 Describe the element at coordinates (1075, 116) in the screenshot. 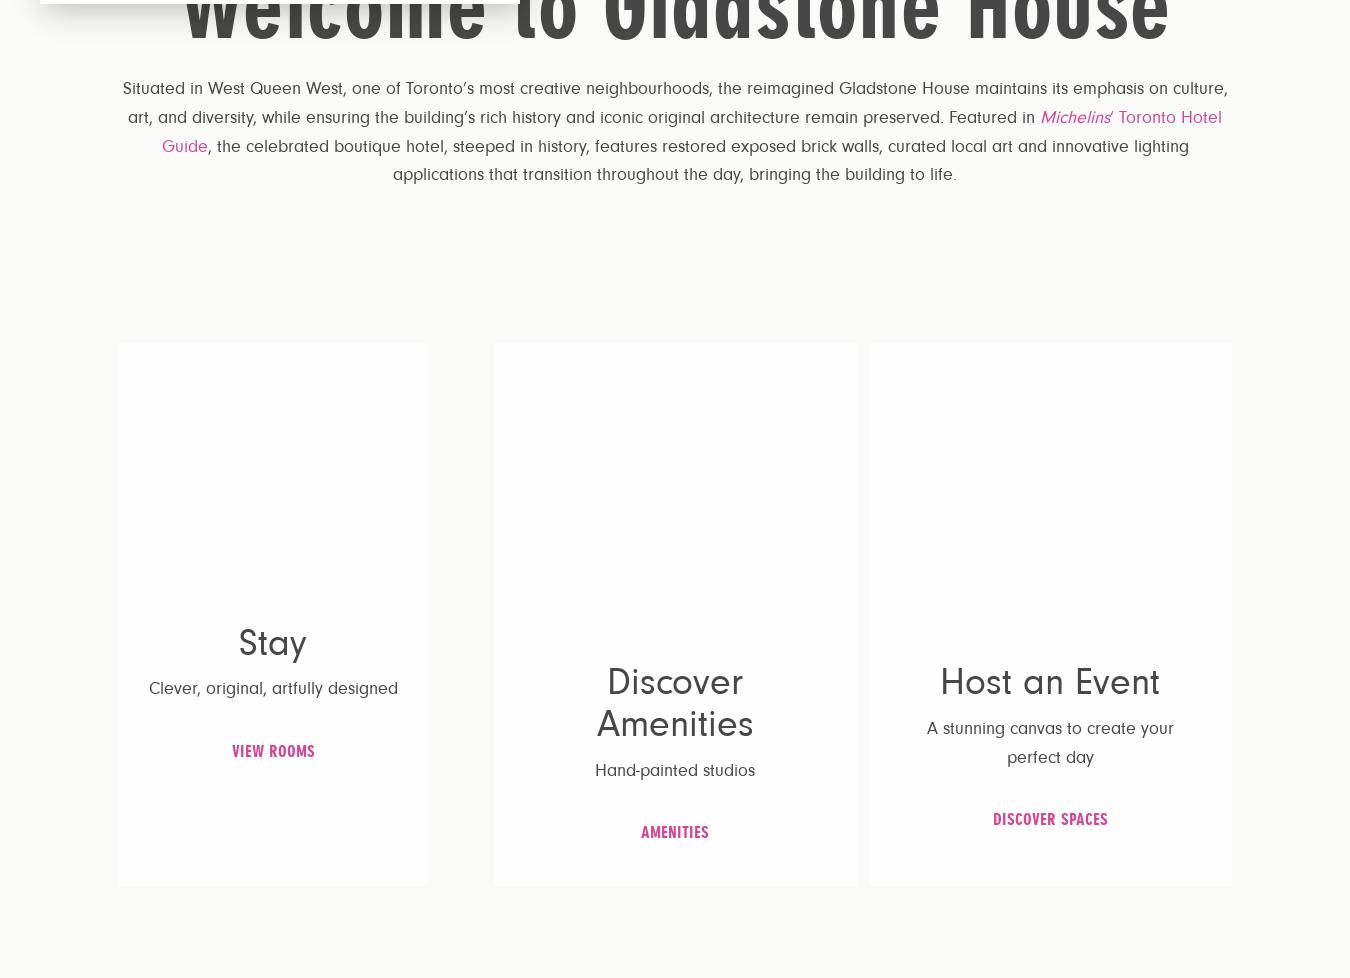

I see `'Michelins'` at that location.